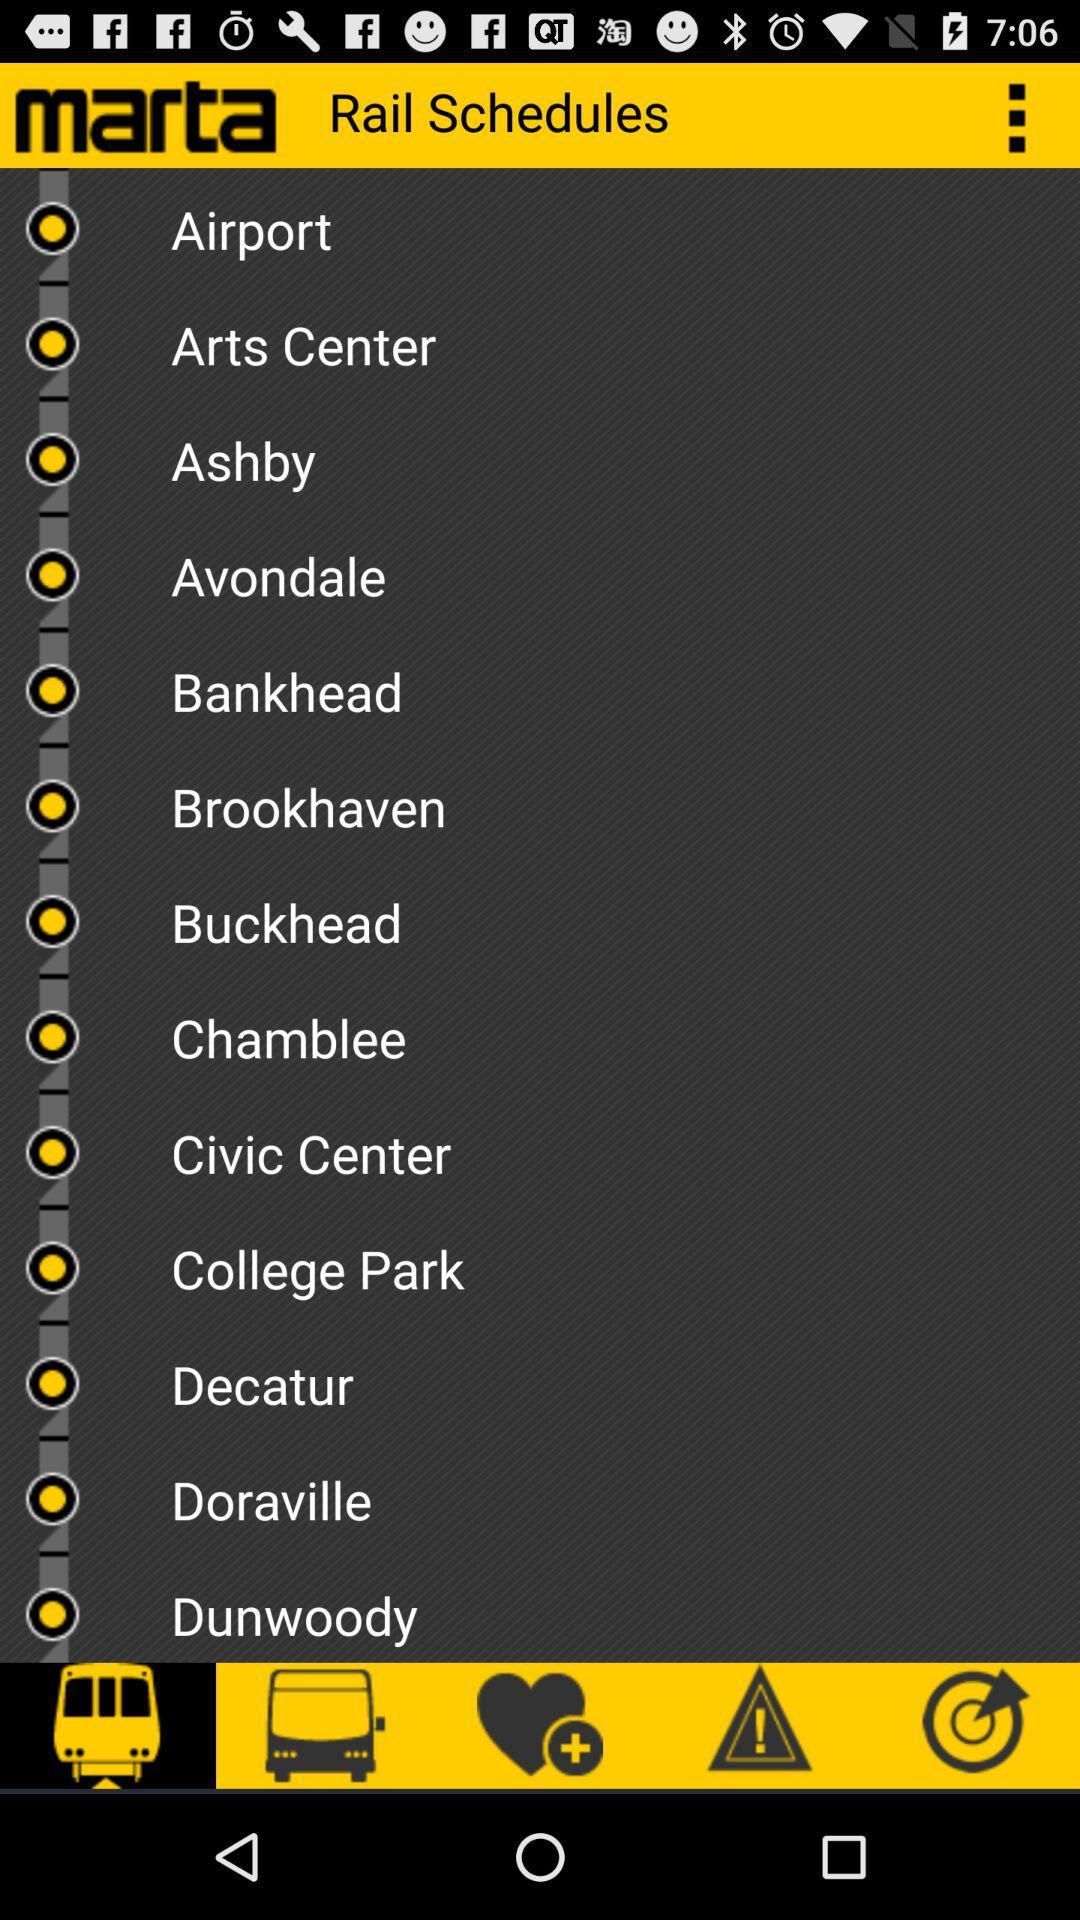 The width and height of the screenshot is (1080, 1920). What do you see at coordinates (1027, 122) in the screenshot?
I see `the more icon` at bounding box center [1027, 122].